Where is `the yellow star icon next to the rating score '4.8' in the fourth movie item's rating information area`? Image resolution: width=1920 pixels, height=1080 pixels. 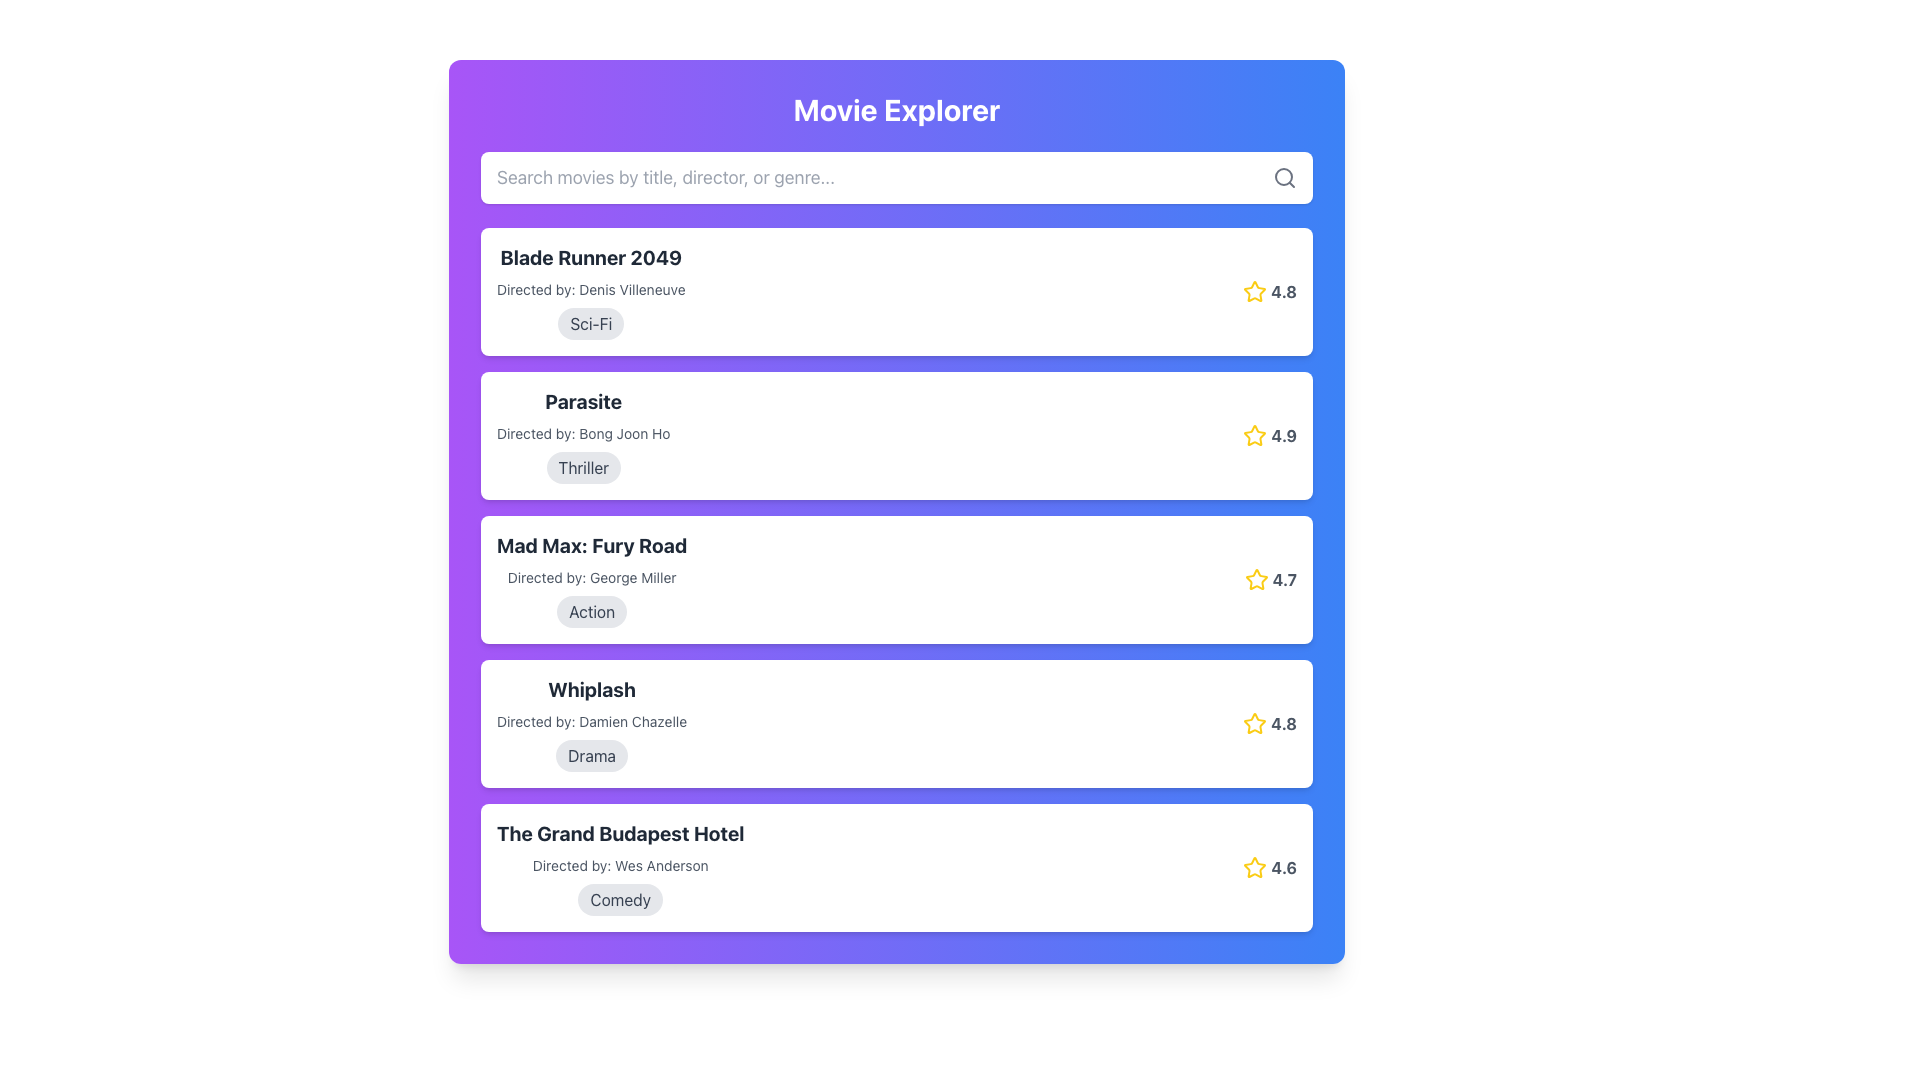 the yellow star icon next to the rating score '4.8' in the fourth movie item's rating information area is located at coordinates (1254, 724).